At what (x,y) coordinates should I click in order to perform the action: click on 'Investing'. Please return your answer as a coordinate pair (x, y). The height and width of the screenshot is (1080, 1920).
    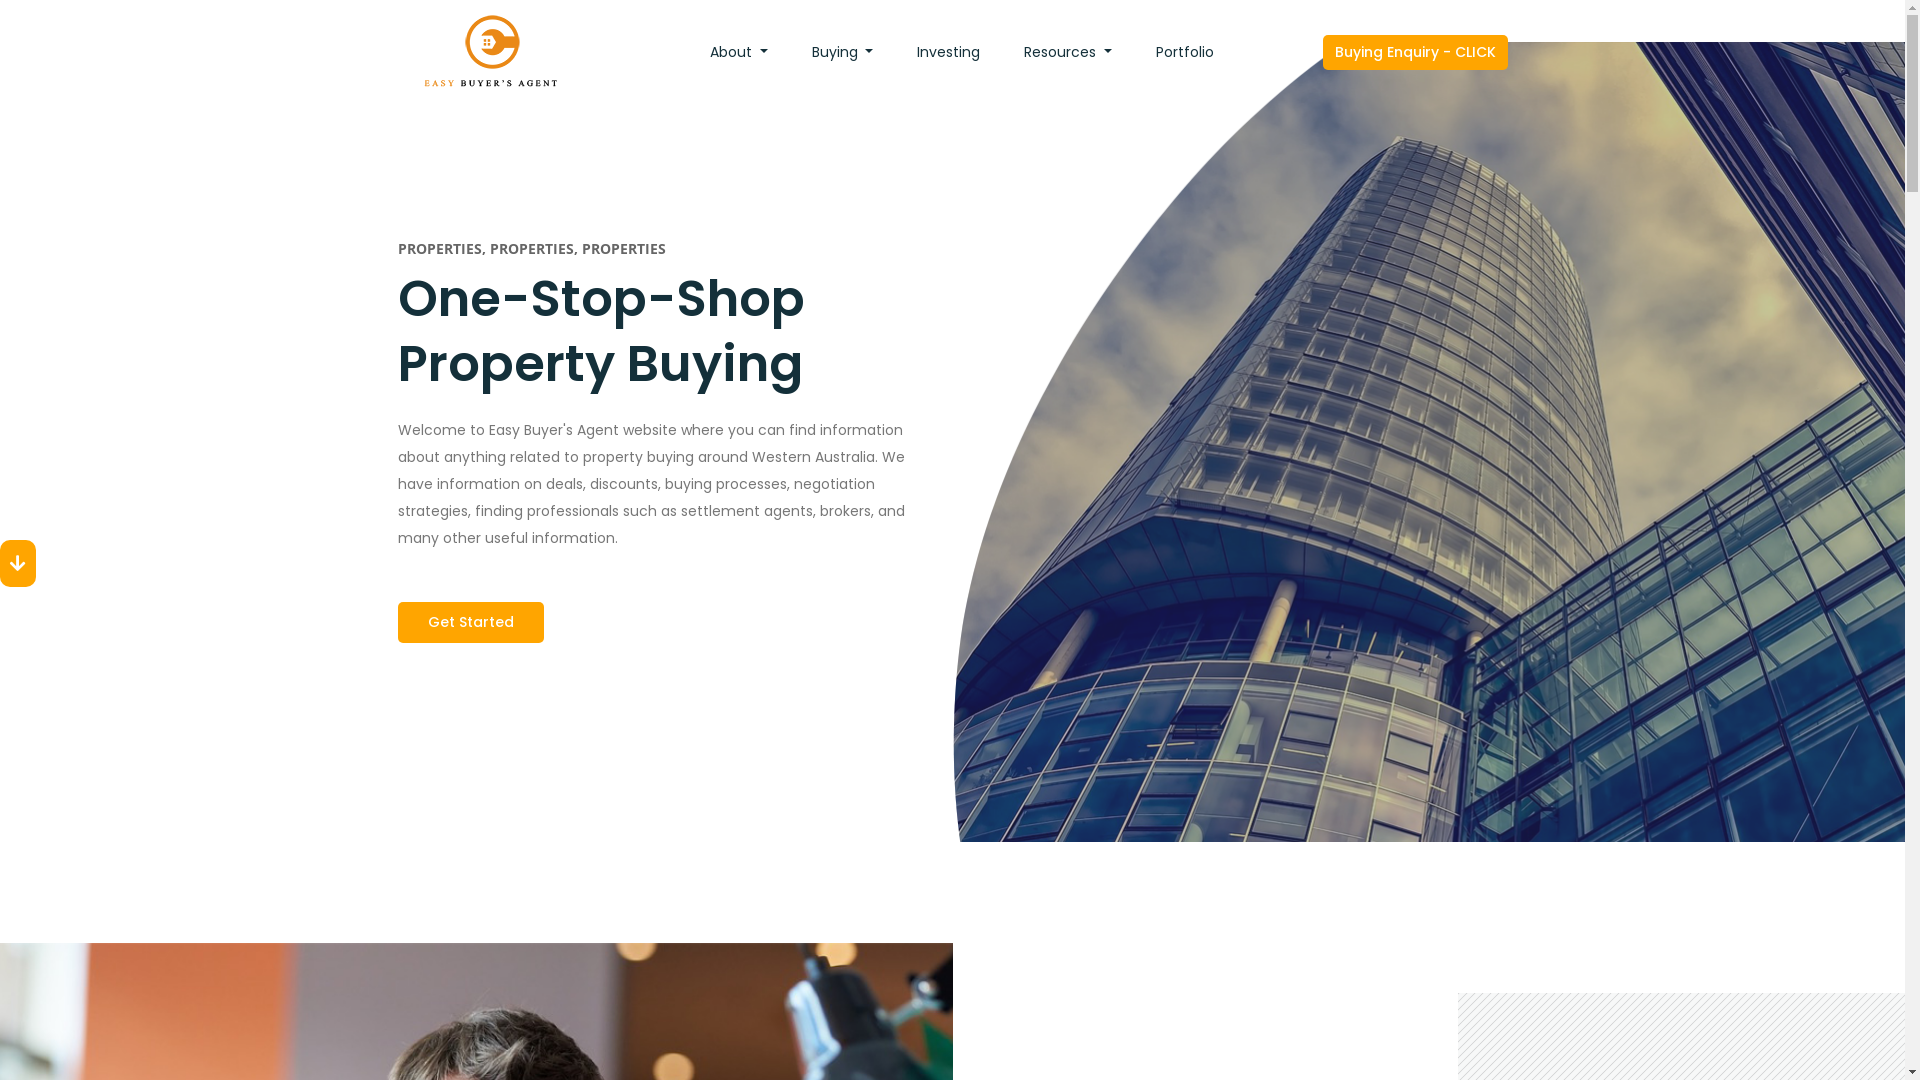
    Looking at the image, I should click on (947, 51).